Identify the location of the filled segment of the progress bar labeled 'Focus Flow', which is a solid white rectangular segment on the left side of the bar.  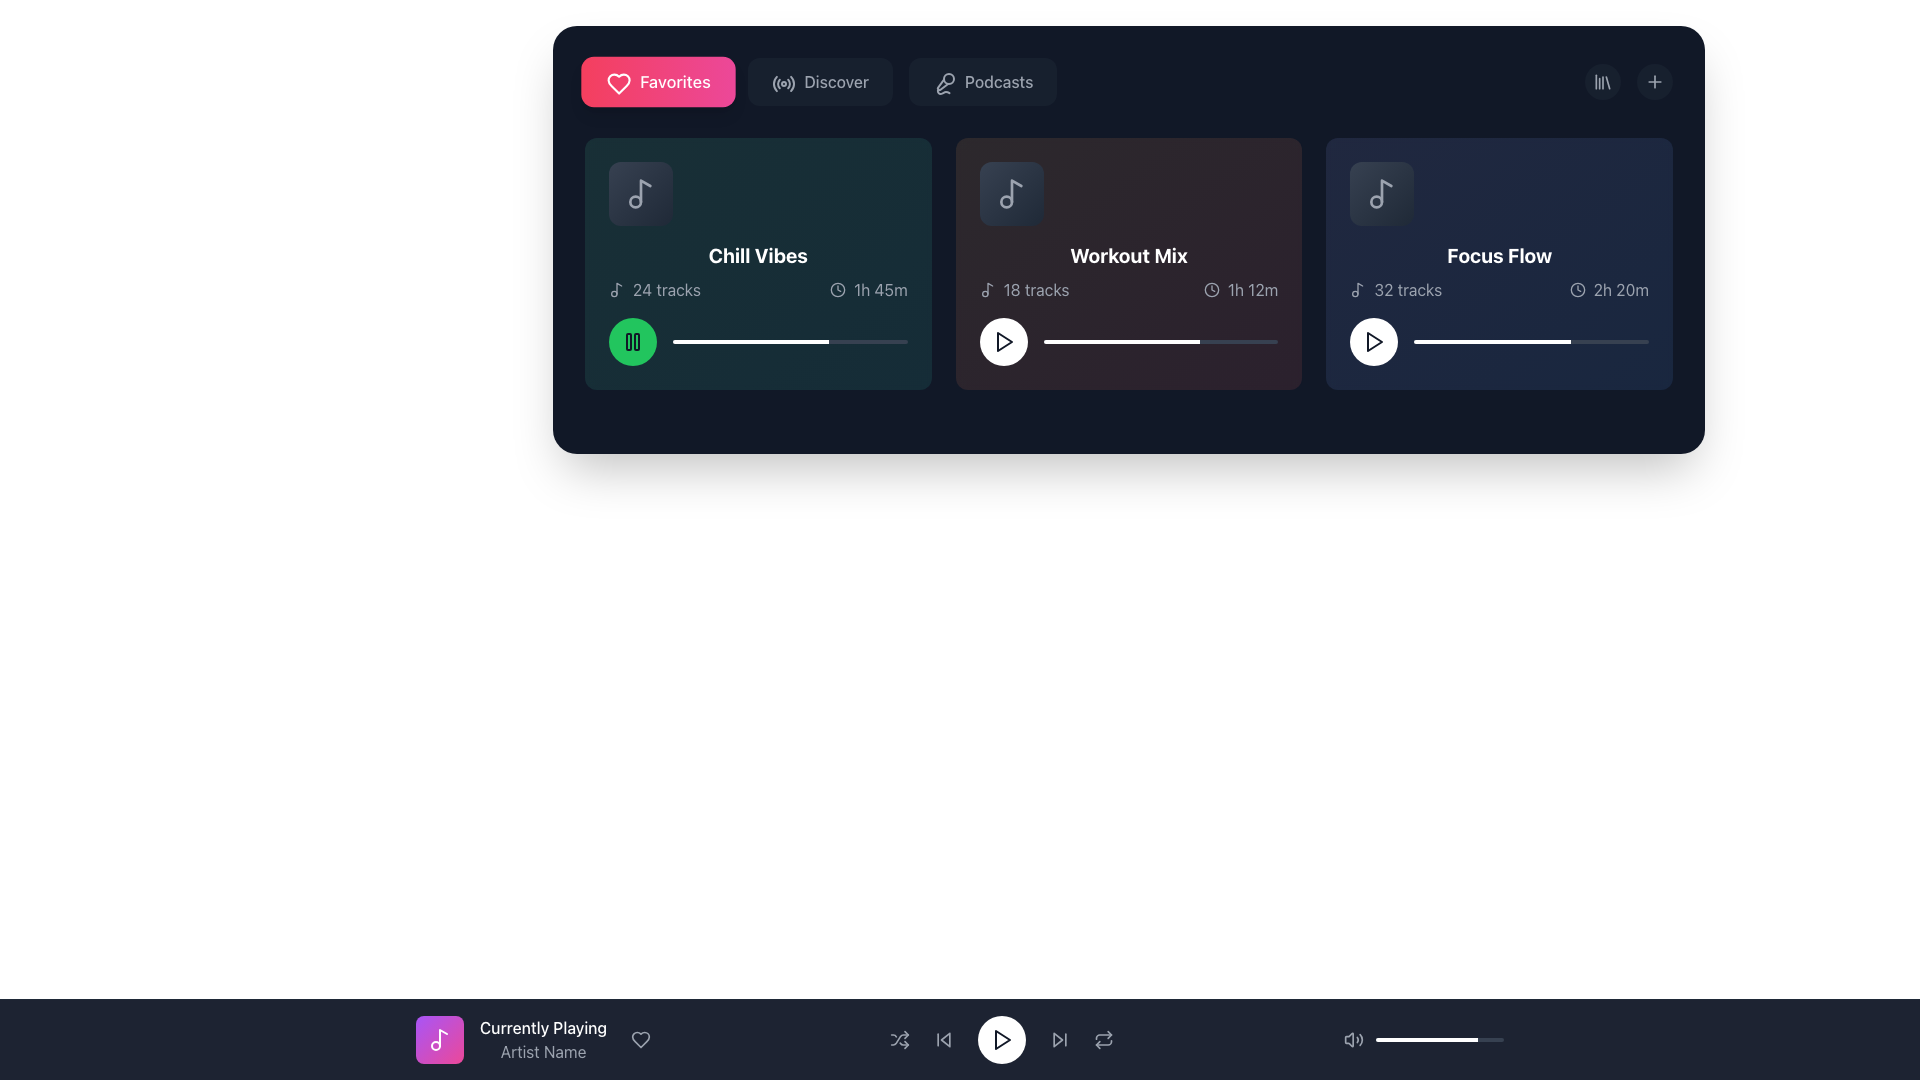
(1492, 341).